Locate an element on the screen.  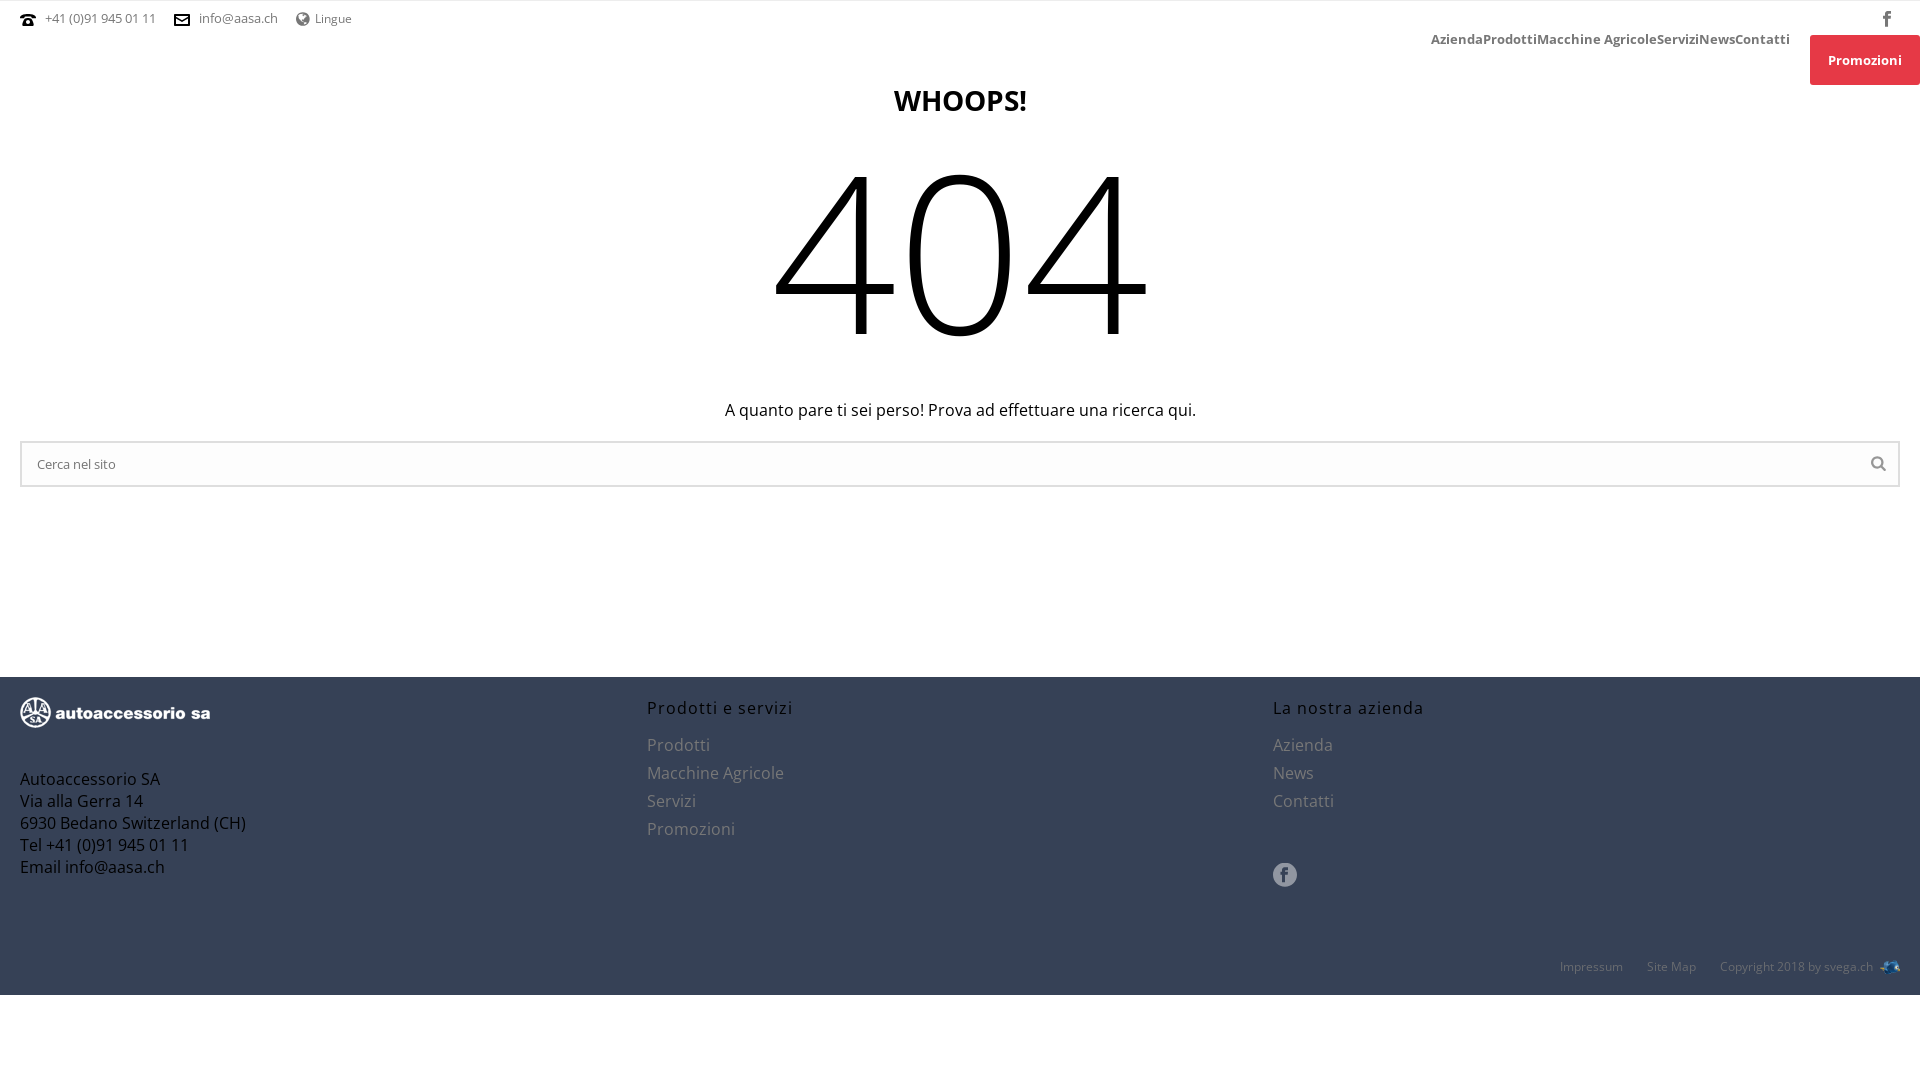
'Lingue' is located at coordinates (324, 18).